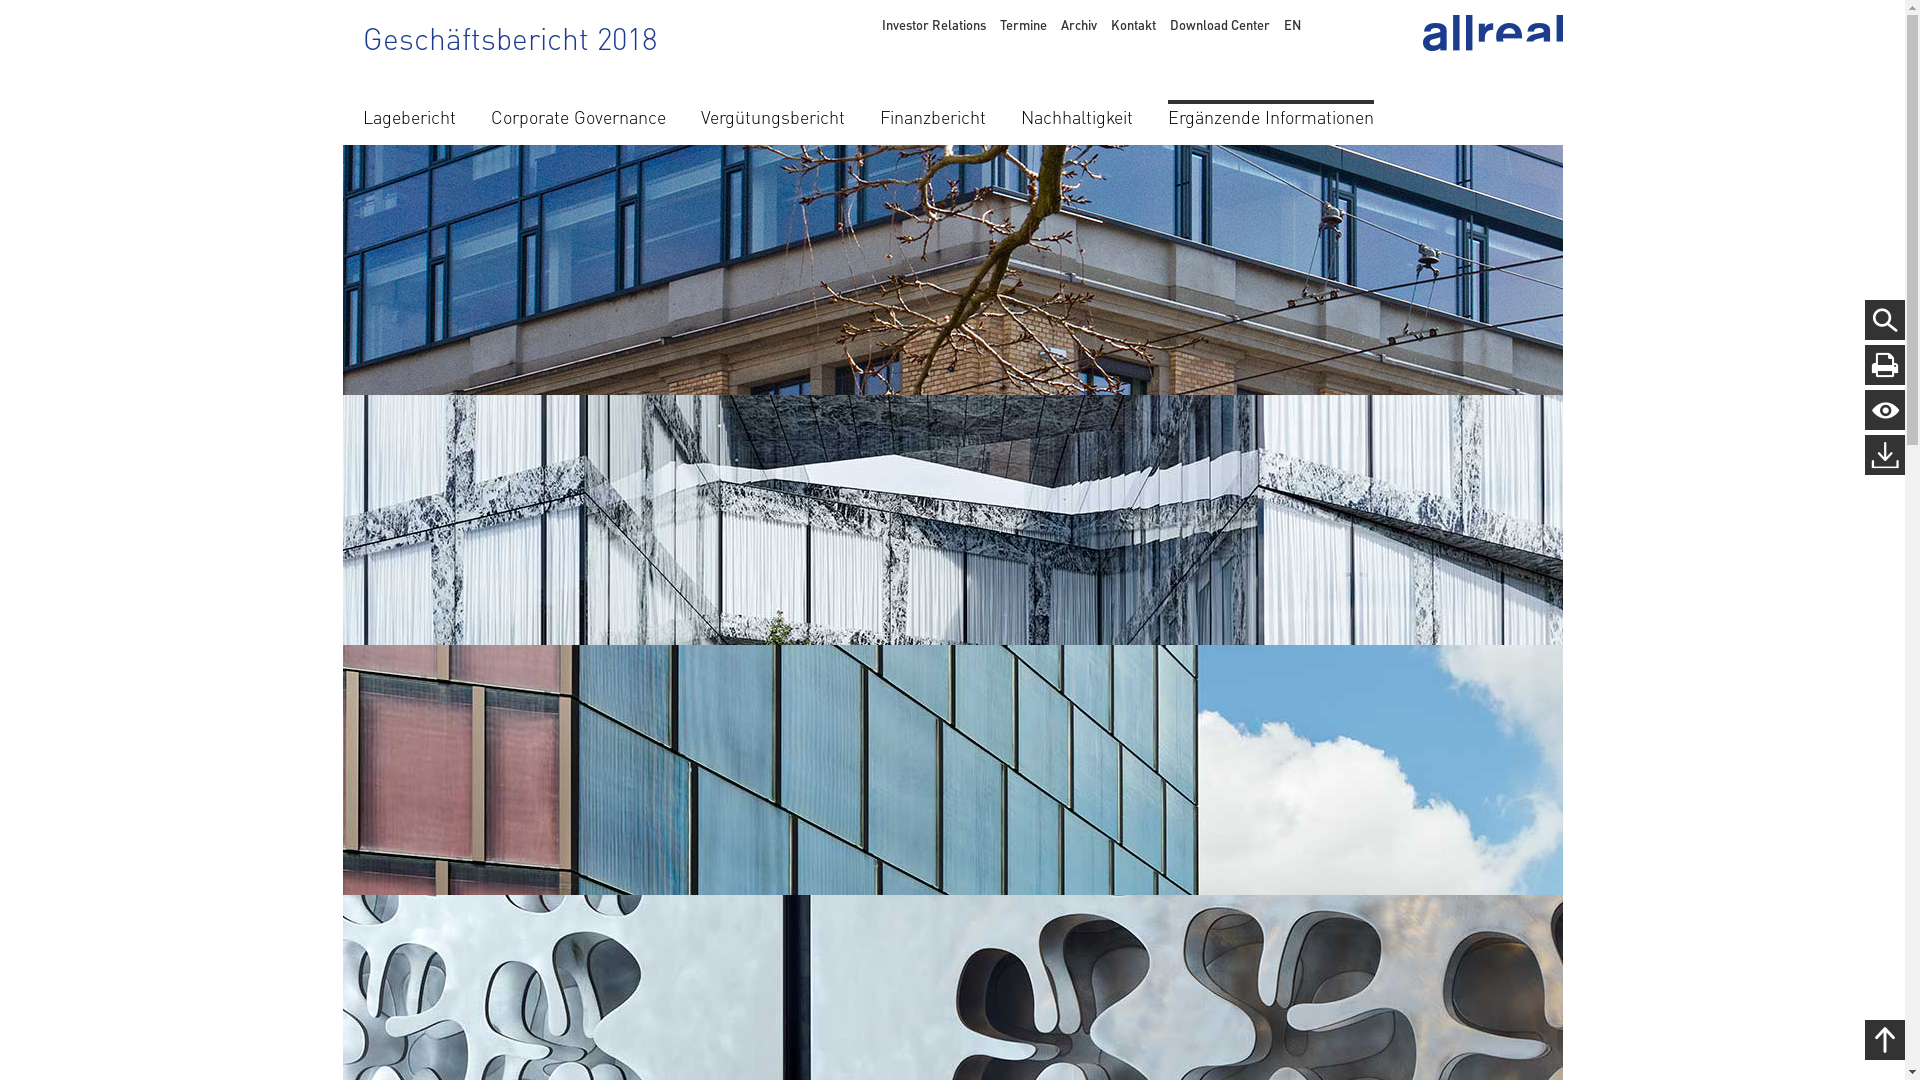 The height and width of the screenshot is (1080, 1920). What do you see at coordinates (407, 114) in the screenshot?
I see `'Lagebericht'` at bounding box center [407, 114].